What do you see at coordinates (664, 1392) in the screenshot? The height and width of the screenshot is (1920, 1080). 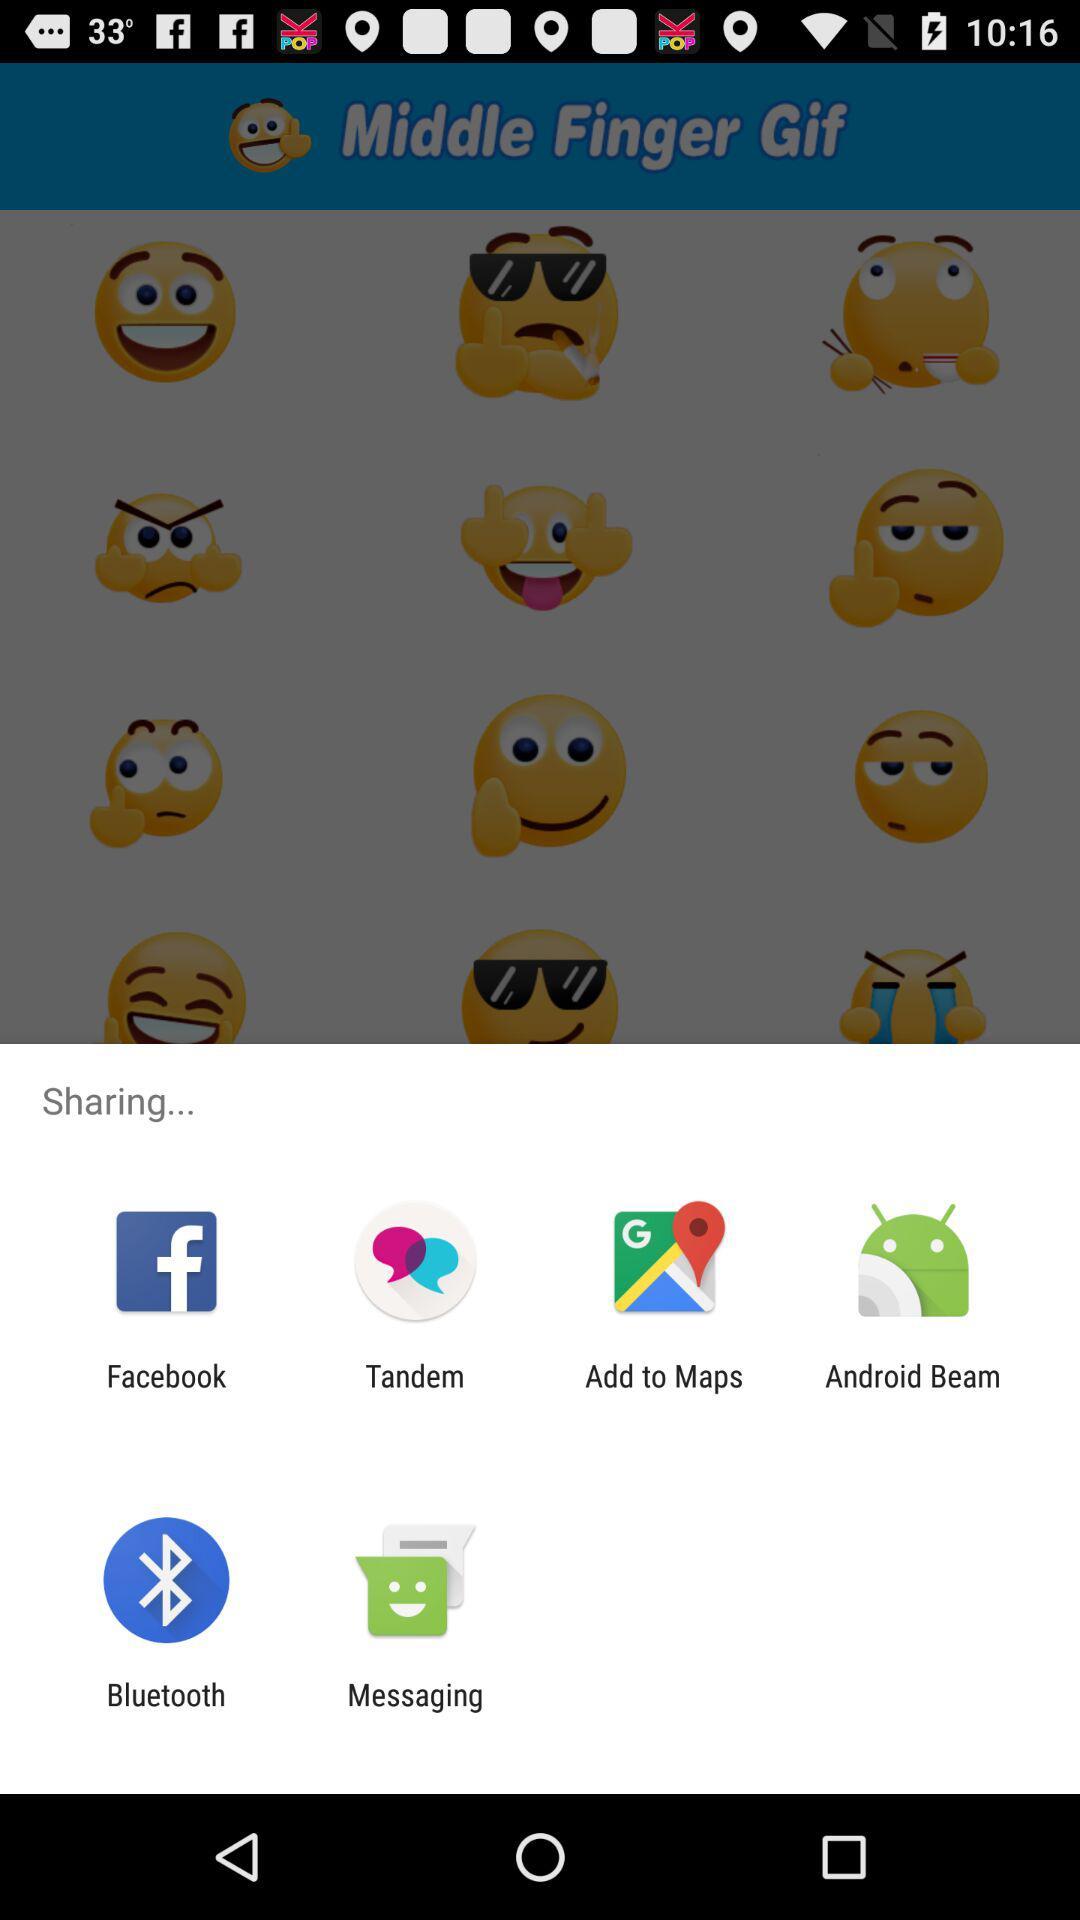 I see `item next to the tandem icon` at bounding box center [664, 1392].